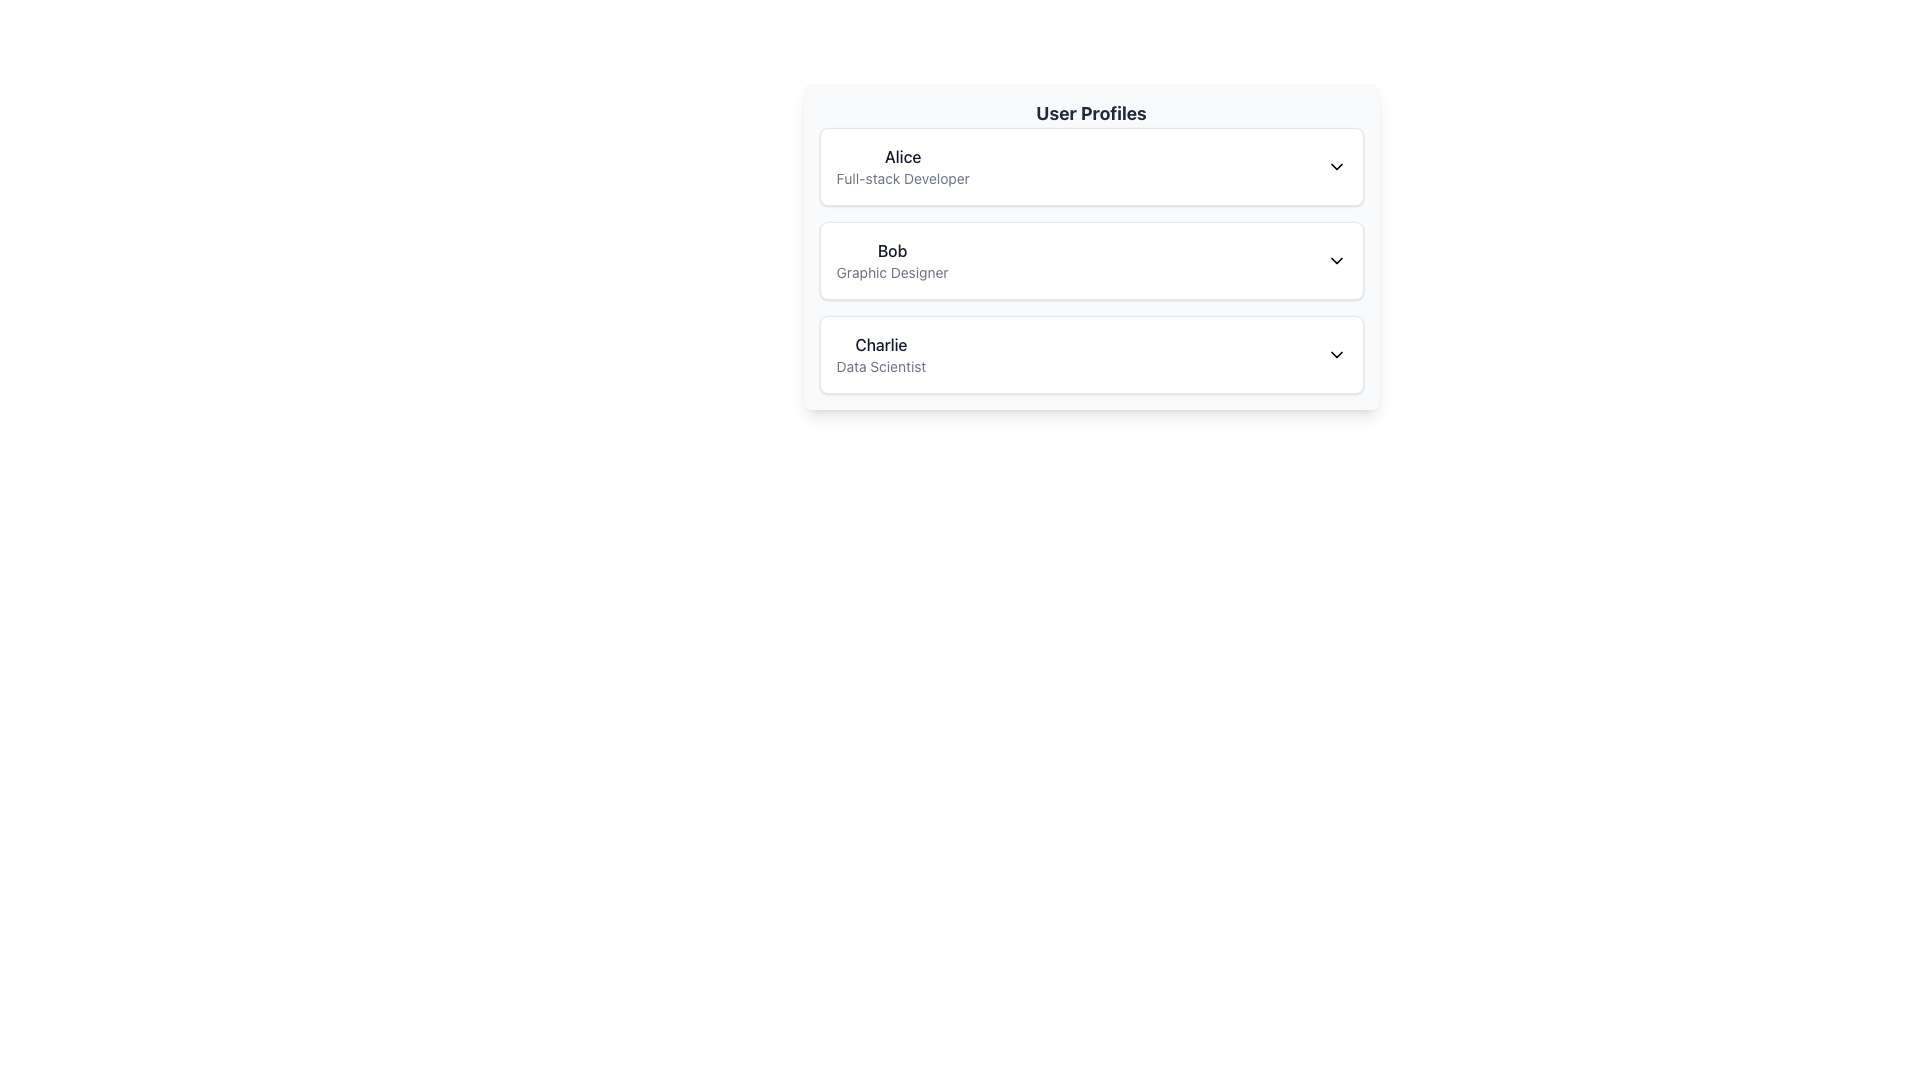 This screenshot has width=1920, height=1080. I want to click on content displayed in the Text Display element showing the user's name and role, located in the third section of a vertically stacked list of user profiles, so click(880, 353).